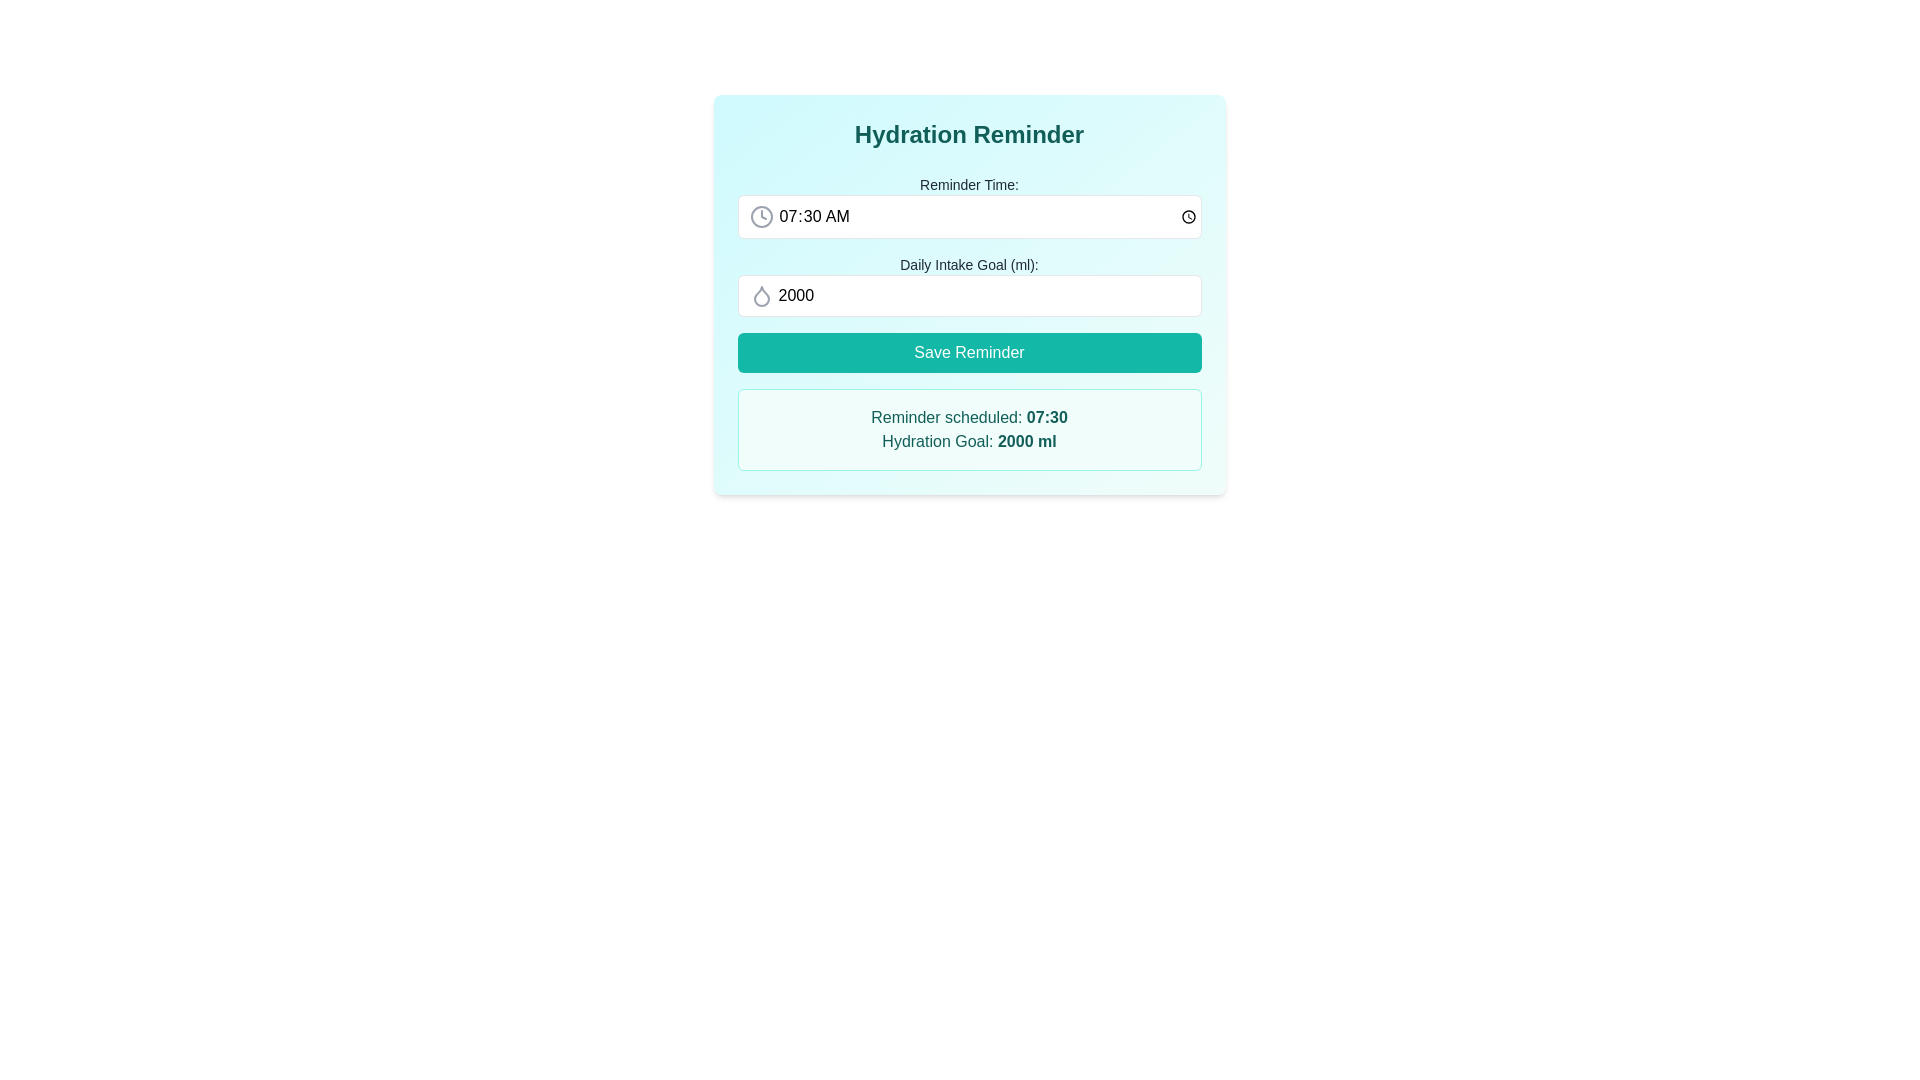  What do you see at coordinates (1046, 416) in the screenshot?
I see `the Text Label displaying the scheduled reminder time '07:30' in the notification, which is part of the sentence 'Reminder scheduled: 07:30 Hydration Goal: 2000 ml'` at bounding box center [1046, 416].